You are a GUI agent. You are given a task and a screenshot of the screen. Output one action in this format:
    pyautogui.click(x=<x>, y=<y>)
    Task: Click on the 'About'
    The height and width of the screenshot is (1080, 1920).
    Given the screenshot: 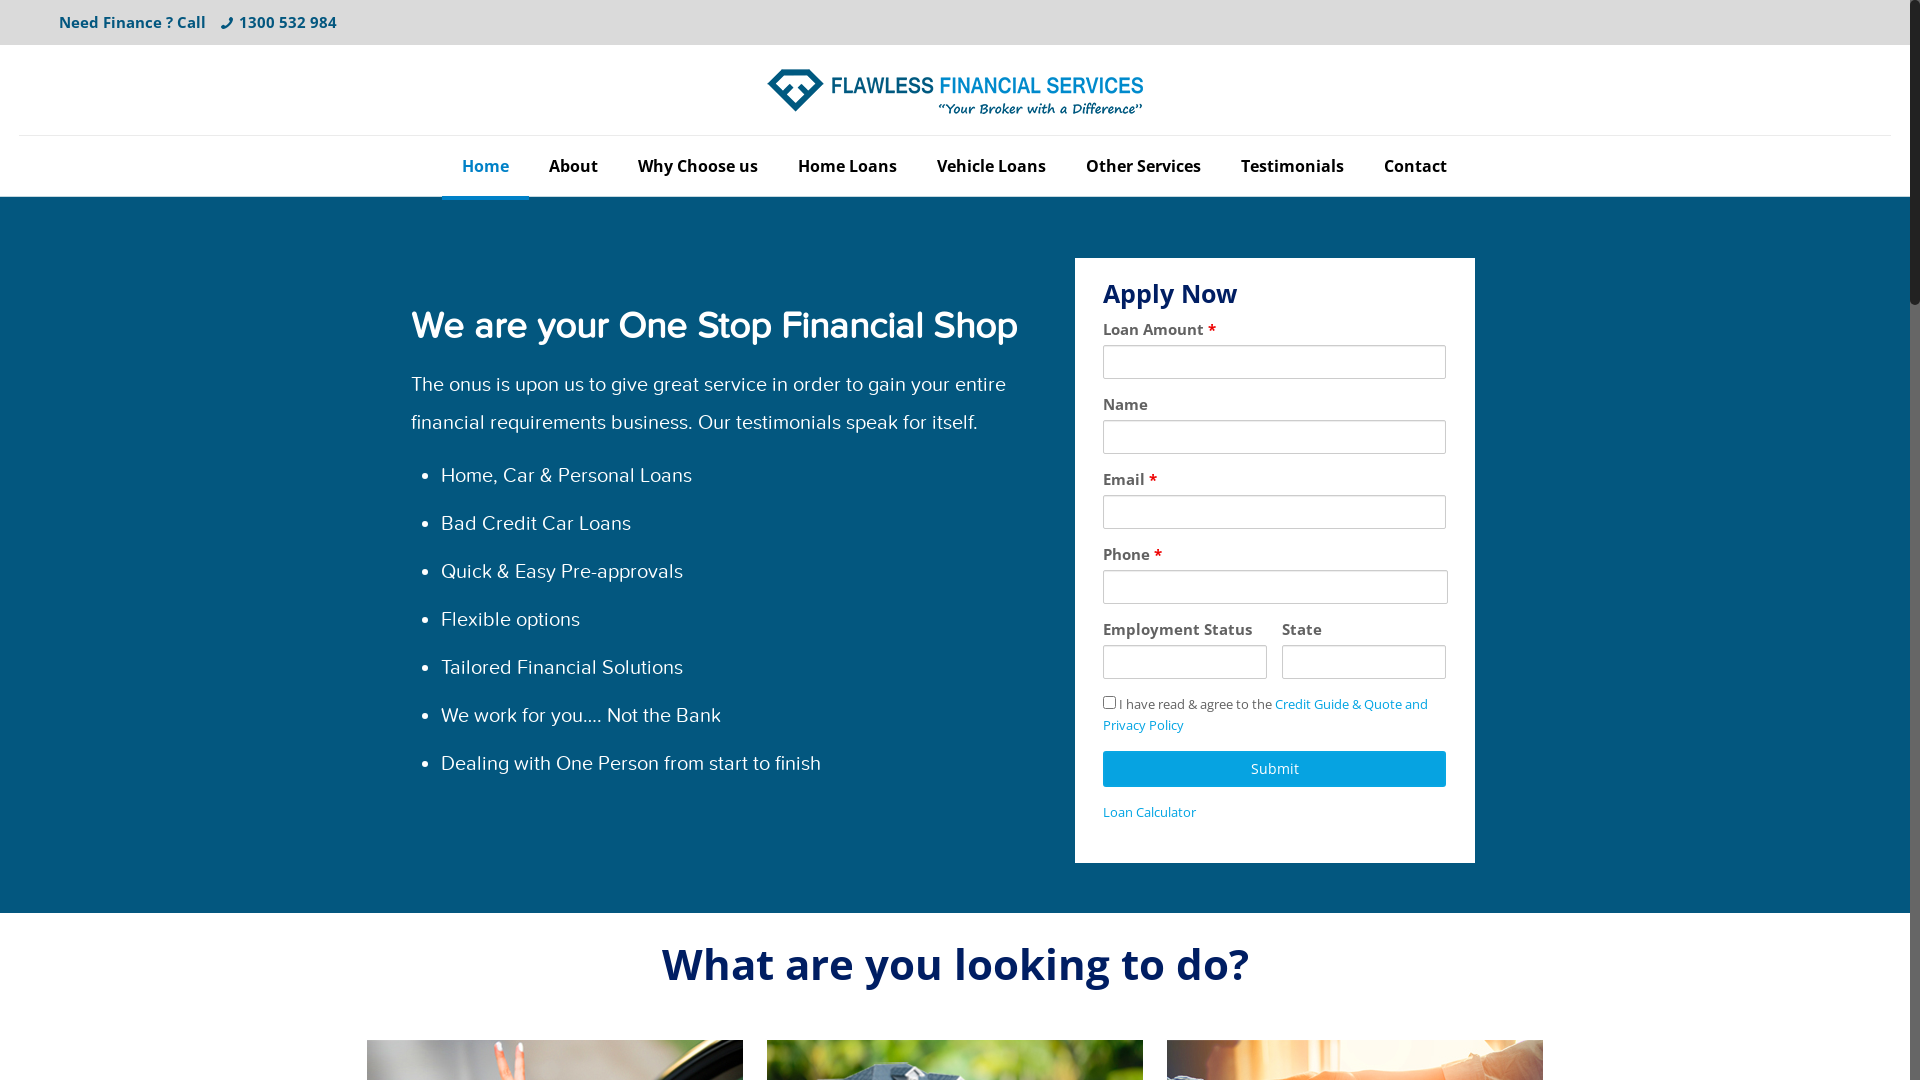 What is the action you would take?
    pyautogui.click(x=572, y=164)
    